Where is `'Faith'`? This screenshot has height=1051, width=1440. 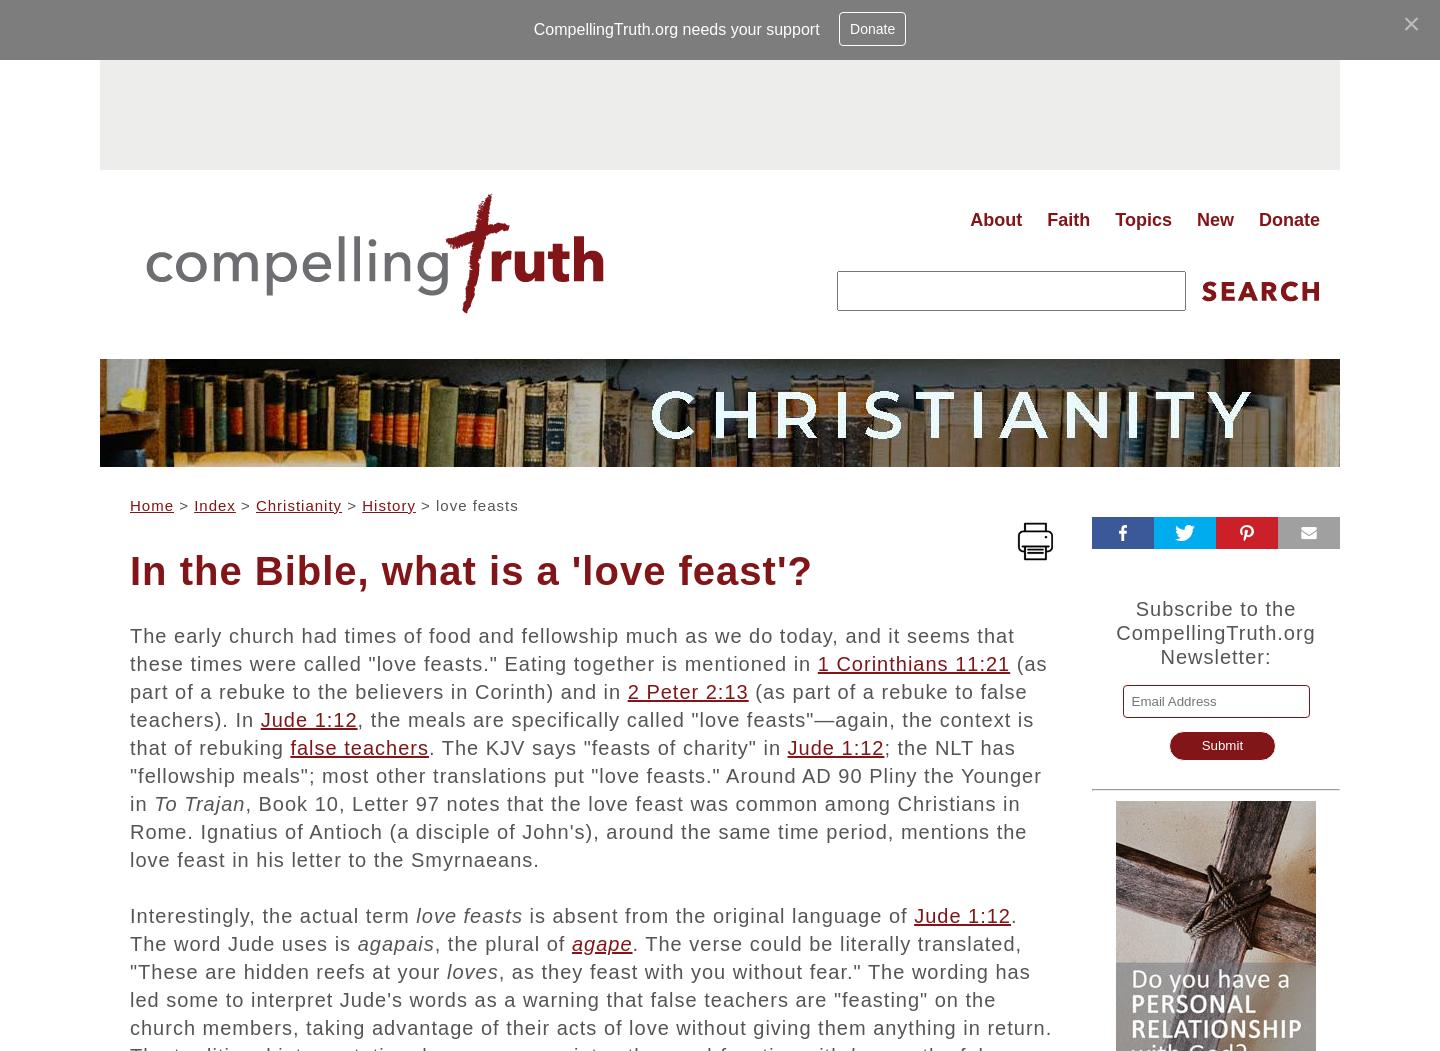 'Faith' is located at coordinates (1068, 218).